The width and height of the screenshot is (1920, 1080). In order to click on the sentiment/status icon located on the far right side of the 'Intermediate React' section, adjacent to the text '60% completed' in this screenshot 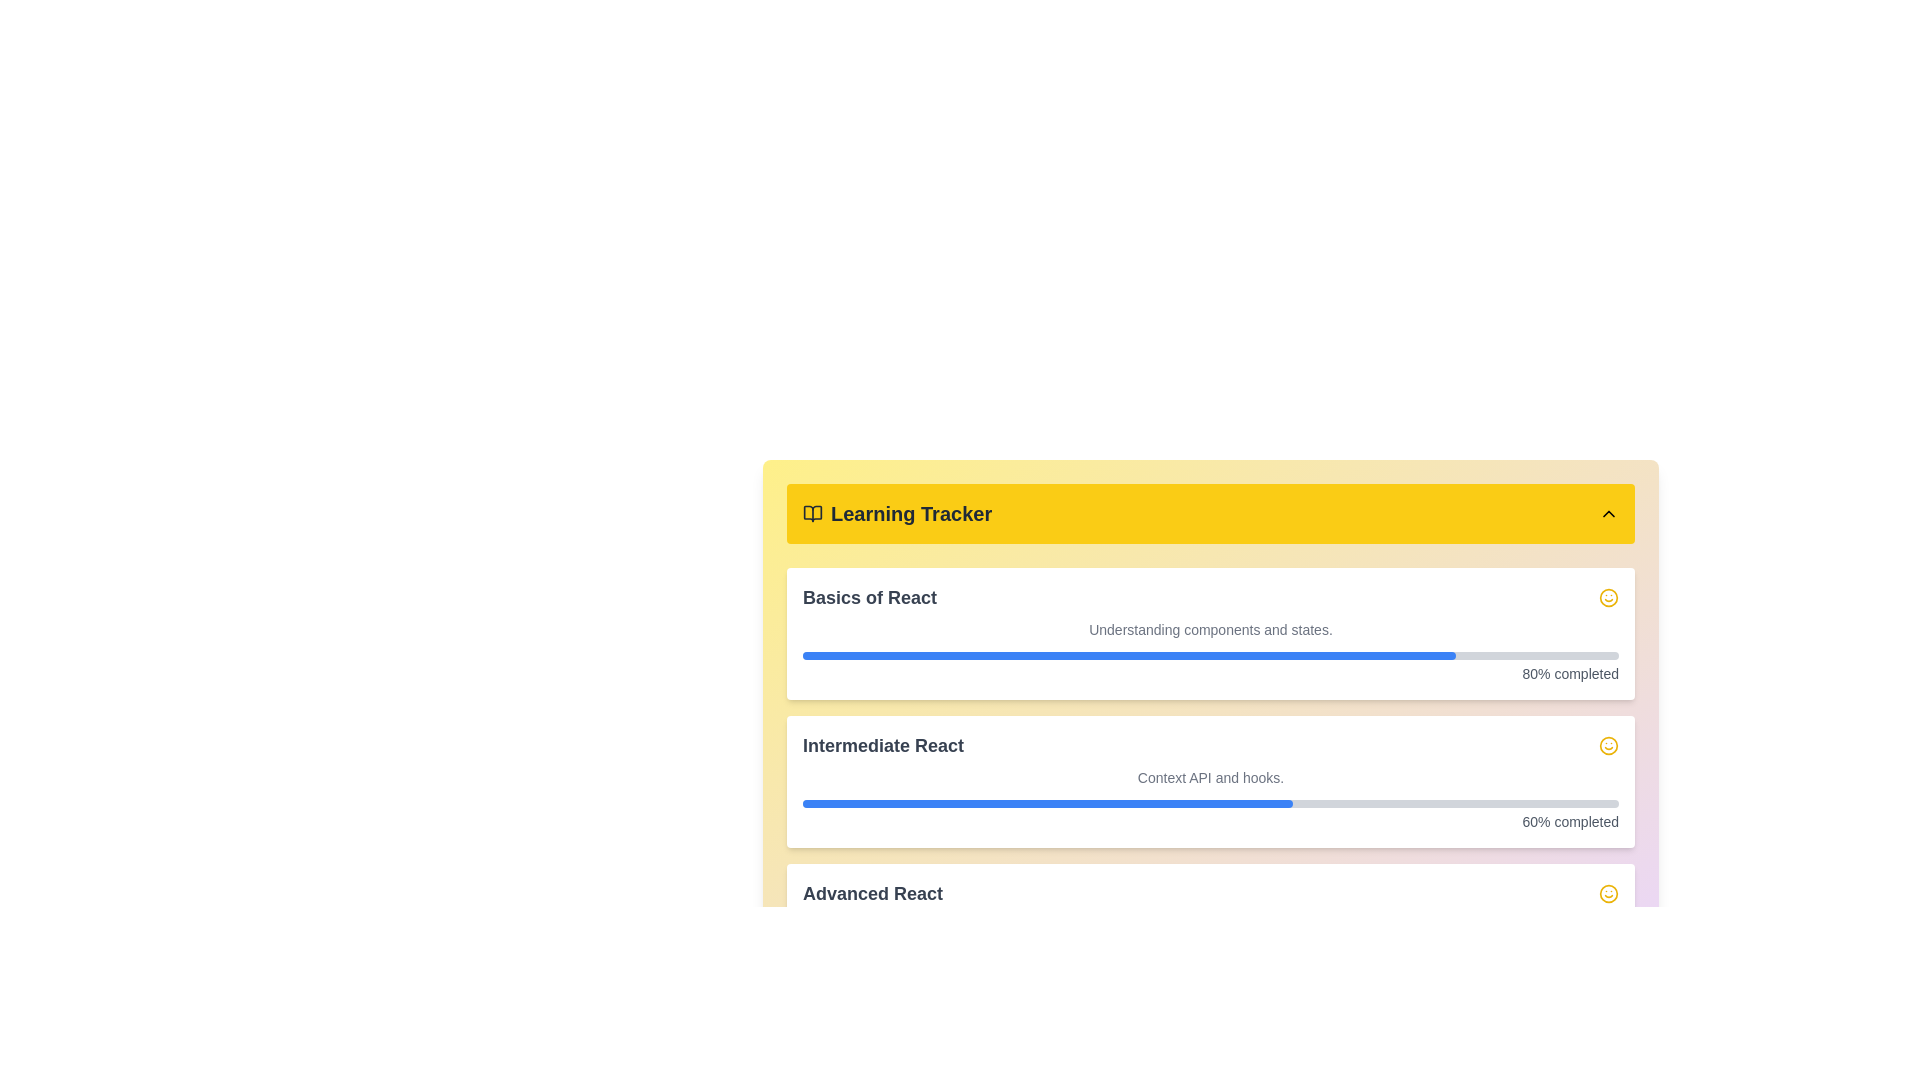, I will do `click(1608, 745)`.